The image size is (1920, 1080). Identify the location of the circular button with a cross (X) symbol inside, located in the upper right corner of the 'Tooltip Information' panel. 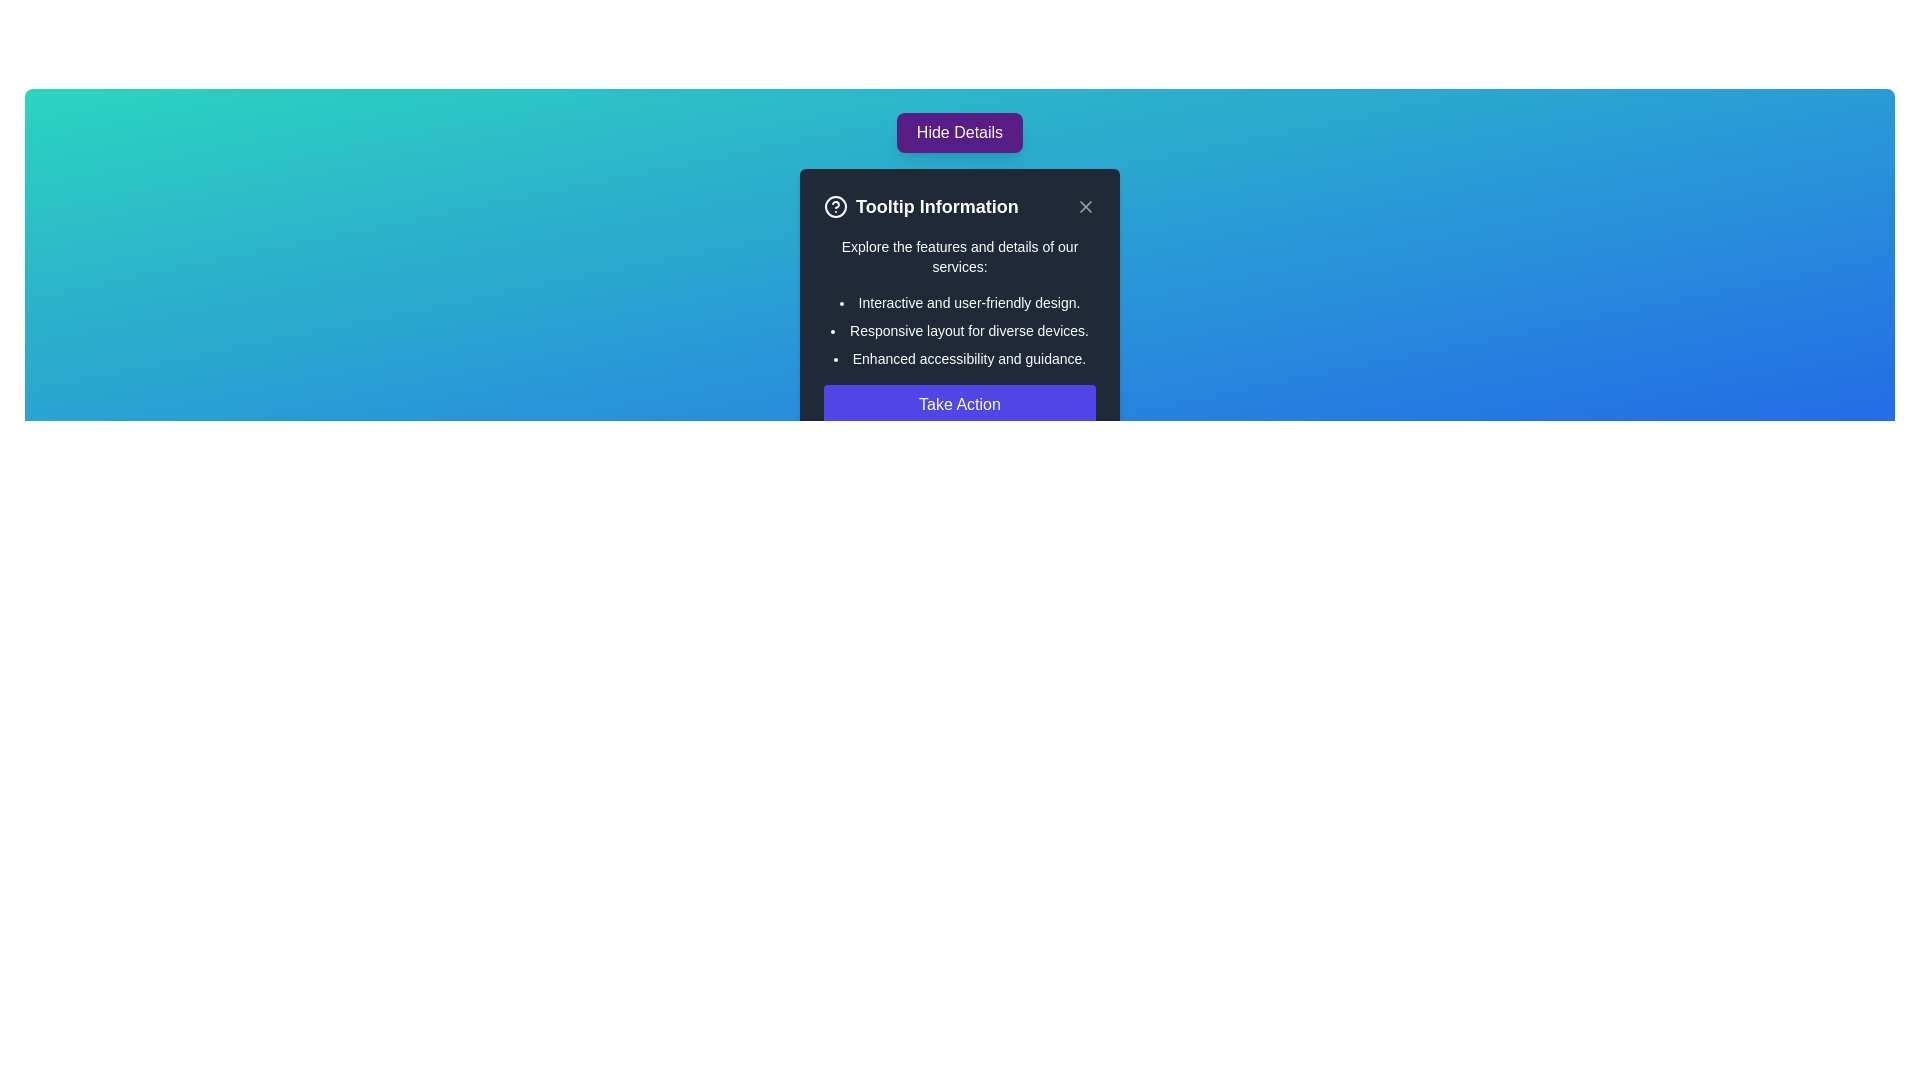
(1084, 207).